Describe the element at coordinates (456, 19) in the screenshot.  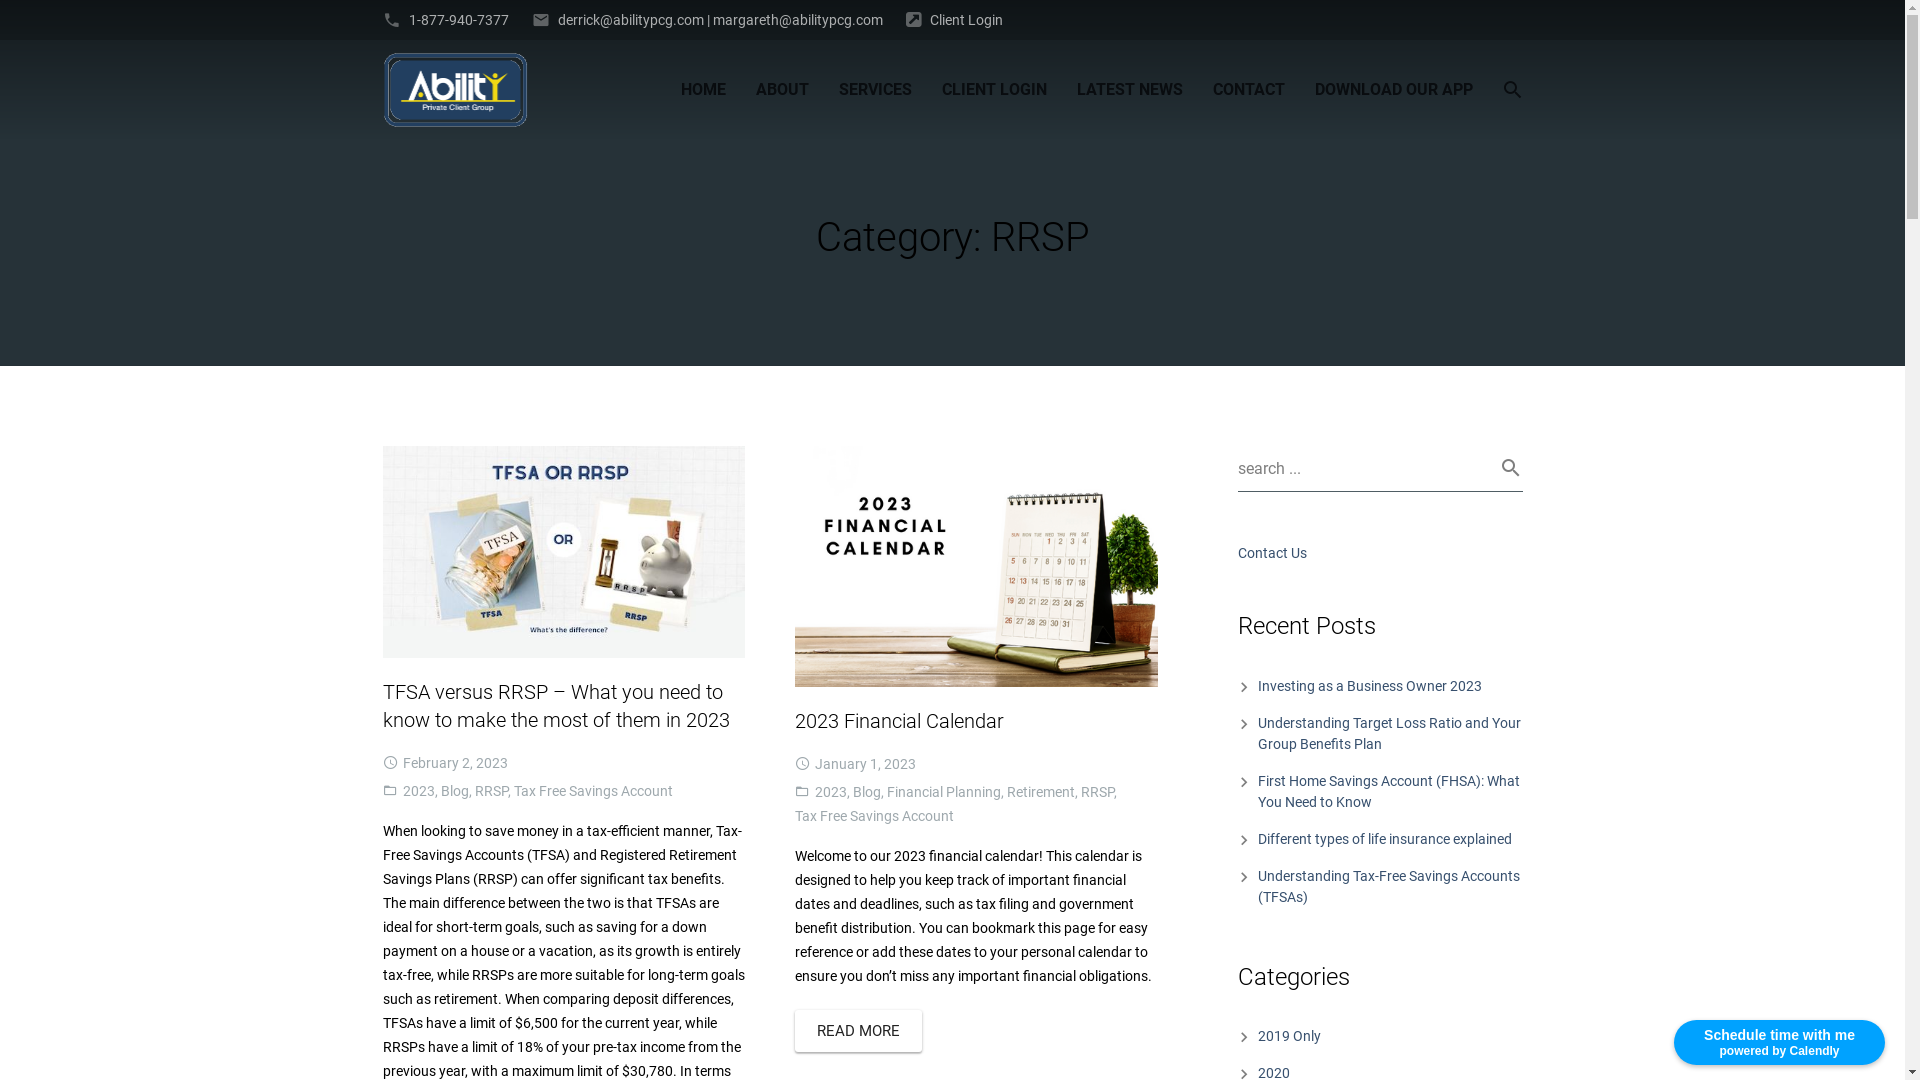
I see `'1-877-940-7377'` at that location.